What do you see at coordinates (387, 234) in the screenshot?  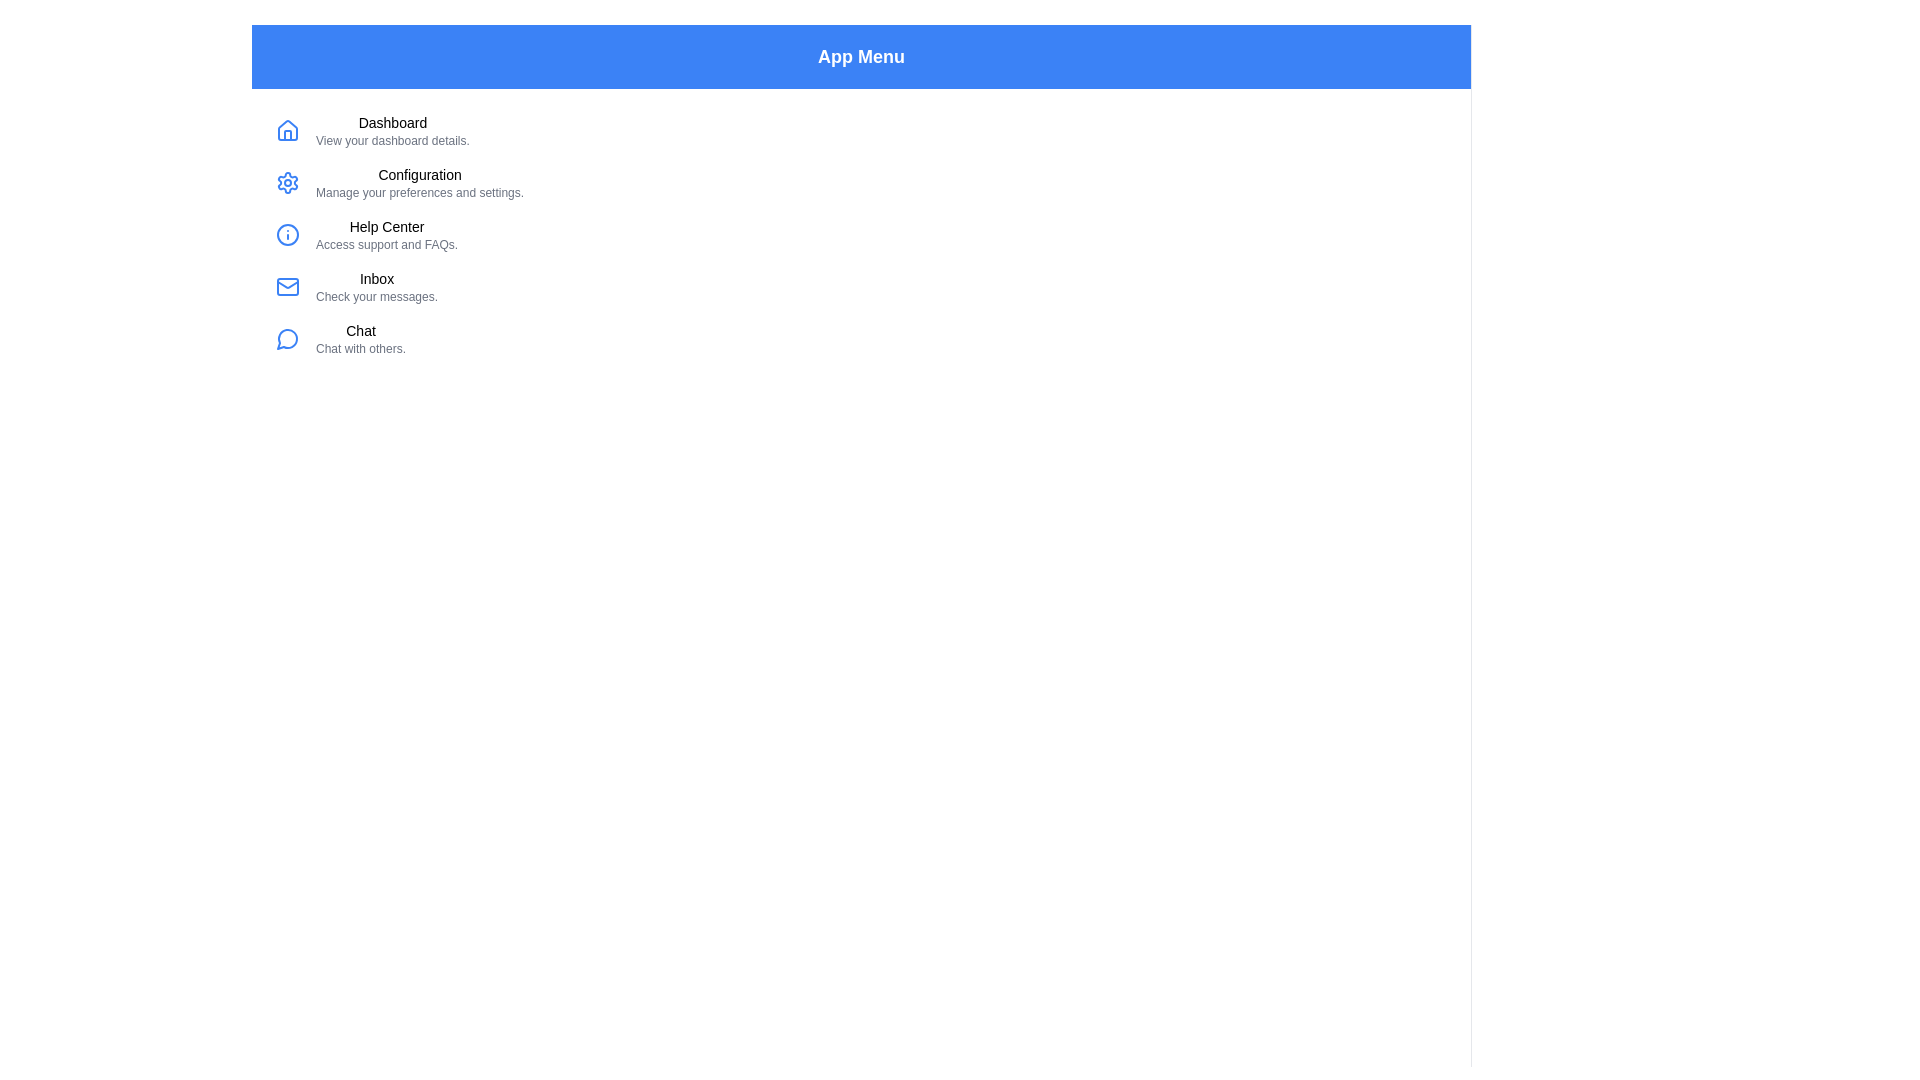 I see `the informational header labeled 'Support and FAQs'` at bounding box center [387, 234].